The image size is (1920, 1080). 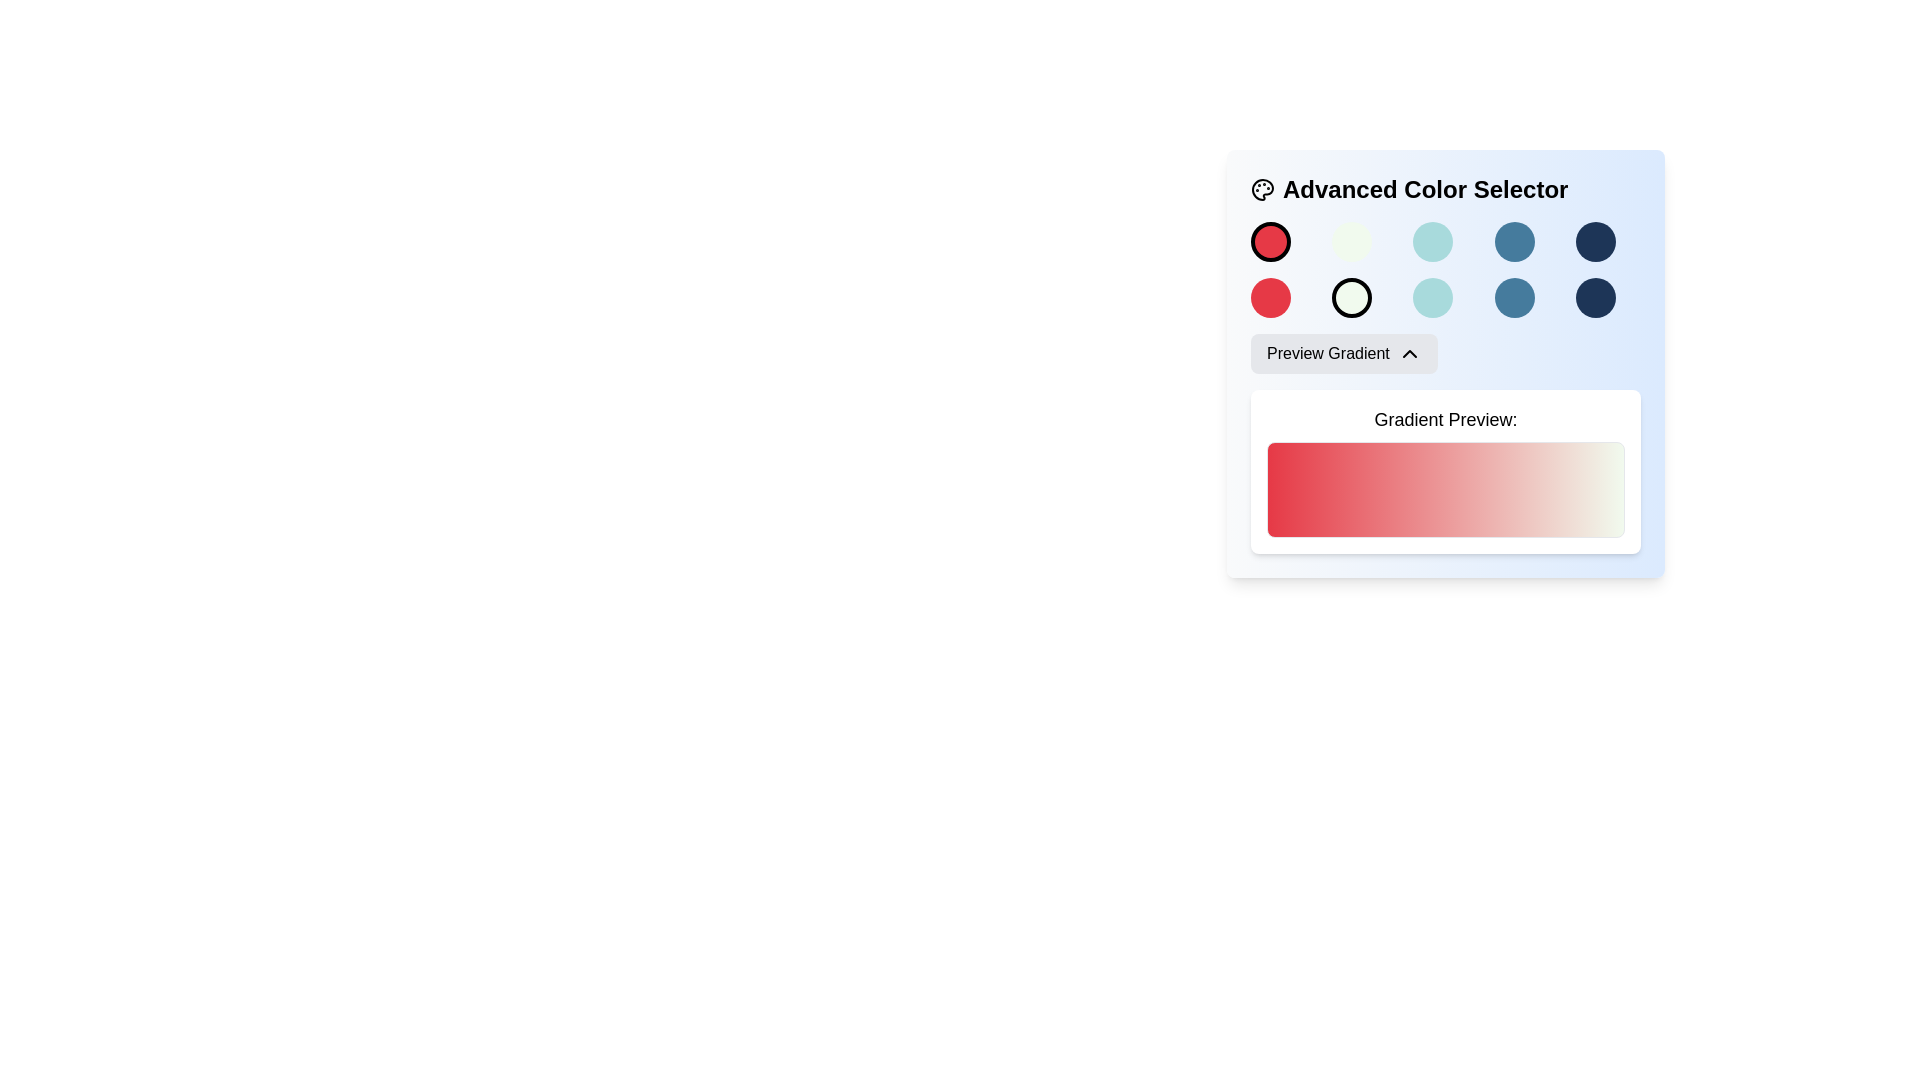 I want to click on the last circular color selection button in the second row of the Advanced Color Selector, so click(x=1594, y=297).